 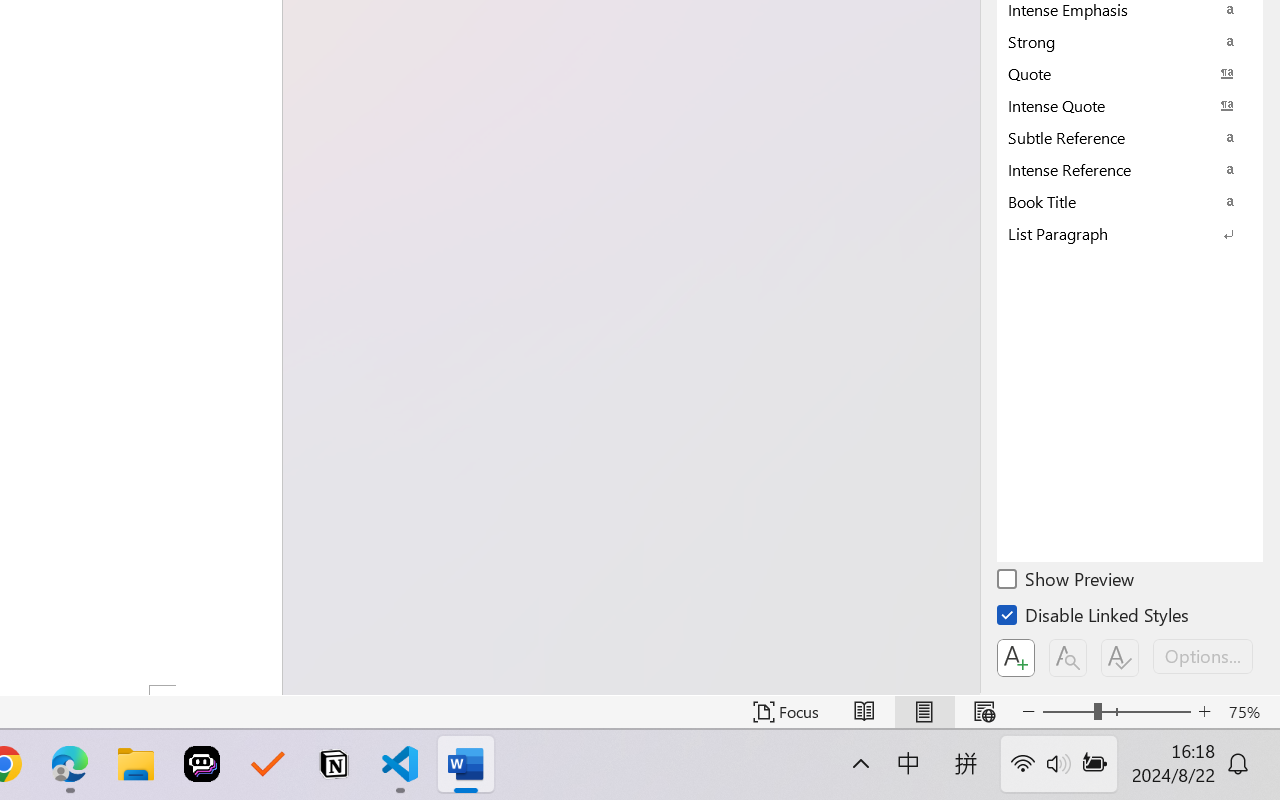 What do you see at coordinates (1130, 137) in the screenshot?
I see `'Subtle Reference'` at bounding box center [1130, 137].